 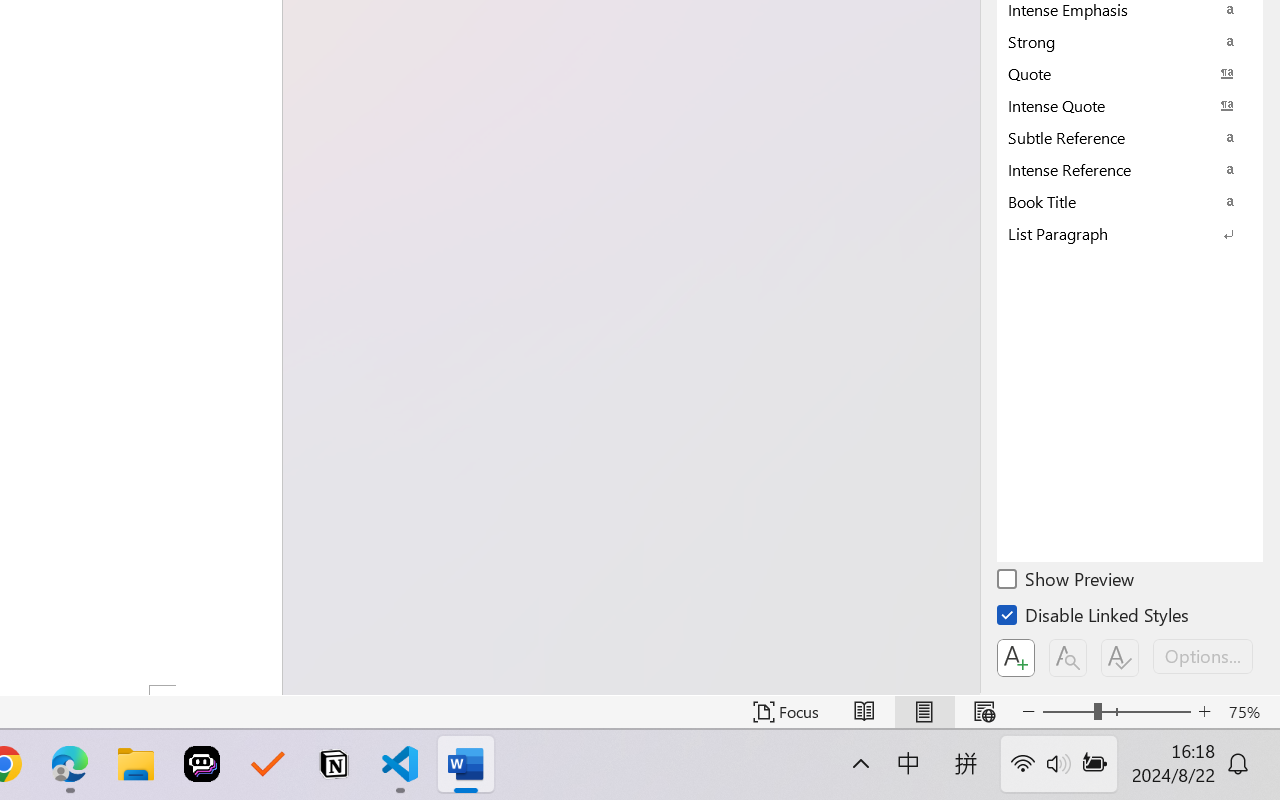 What do you see at coordinates (1130, 137) in the screenshot?
I see `'Subtle Reference'` at bounding box center [1130, 137].